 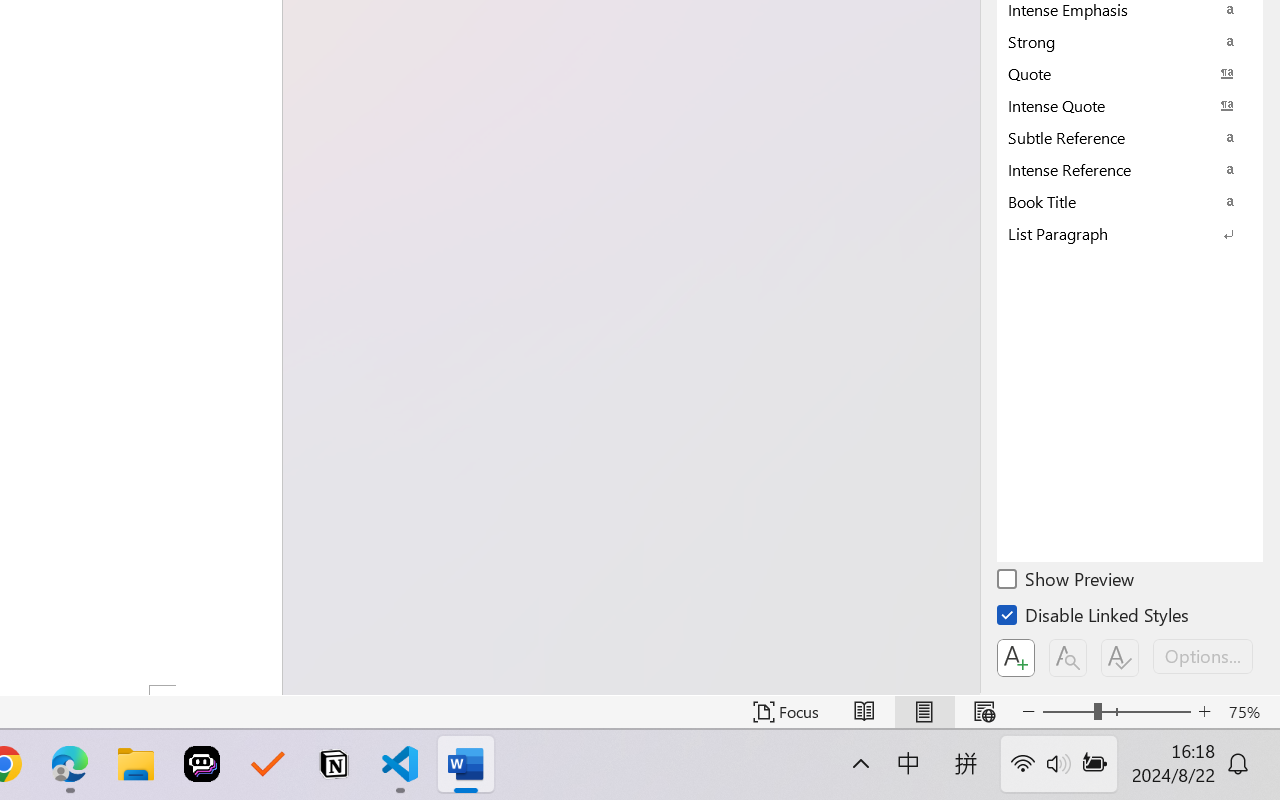 What do you see at coordinates (1130, 137) in the screenshot?
I see `'Subtle Reference'` at bounding box center [1130, 137].